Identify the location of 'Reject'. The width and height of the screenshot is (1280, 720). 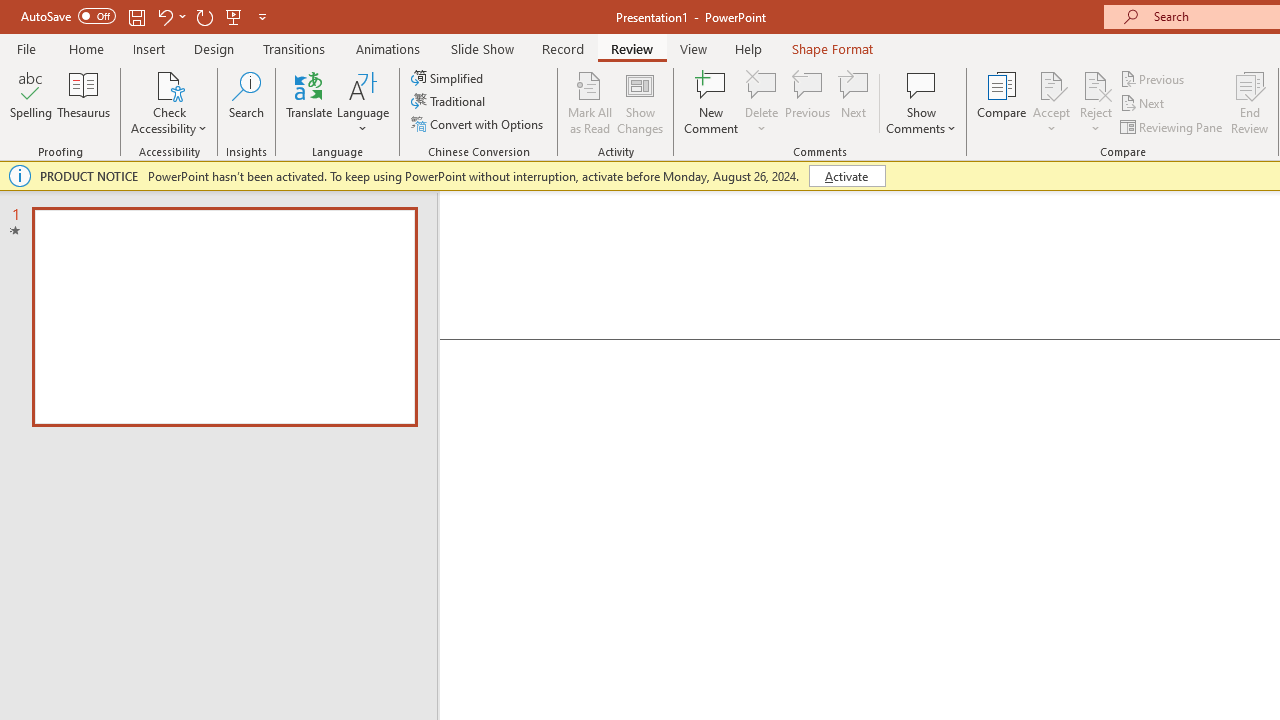
(1095, 103).